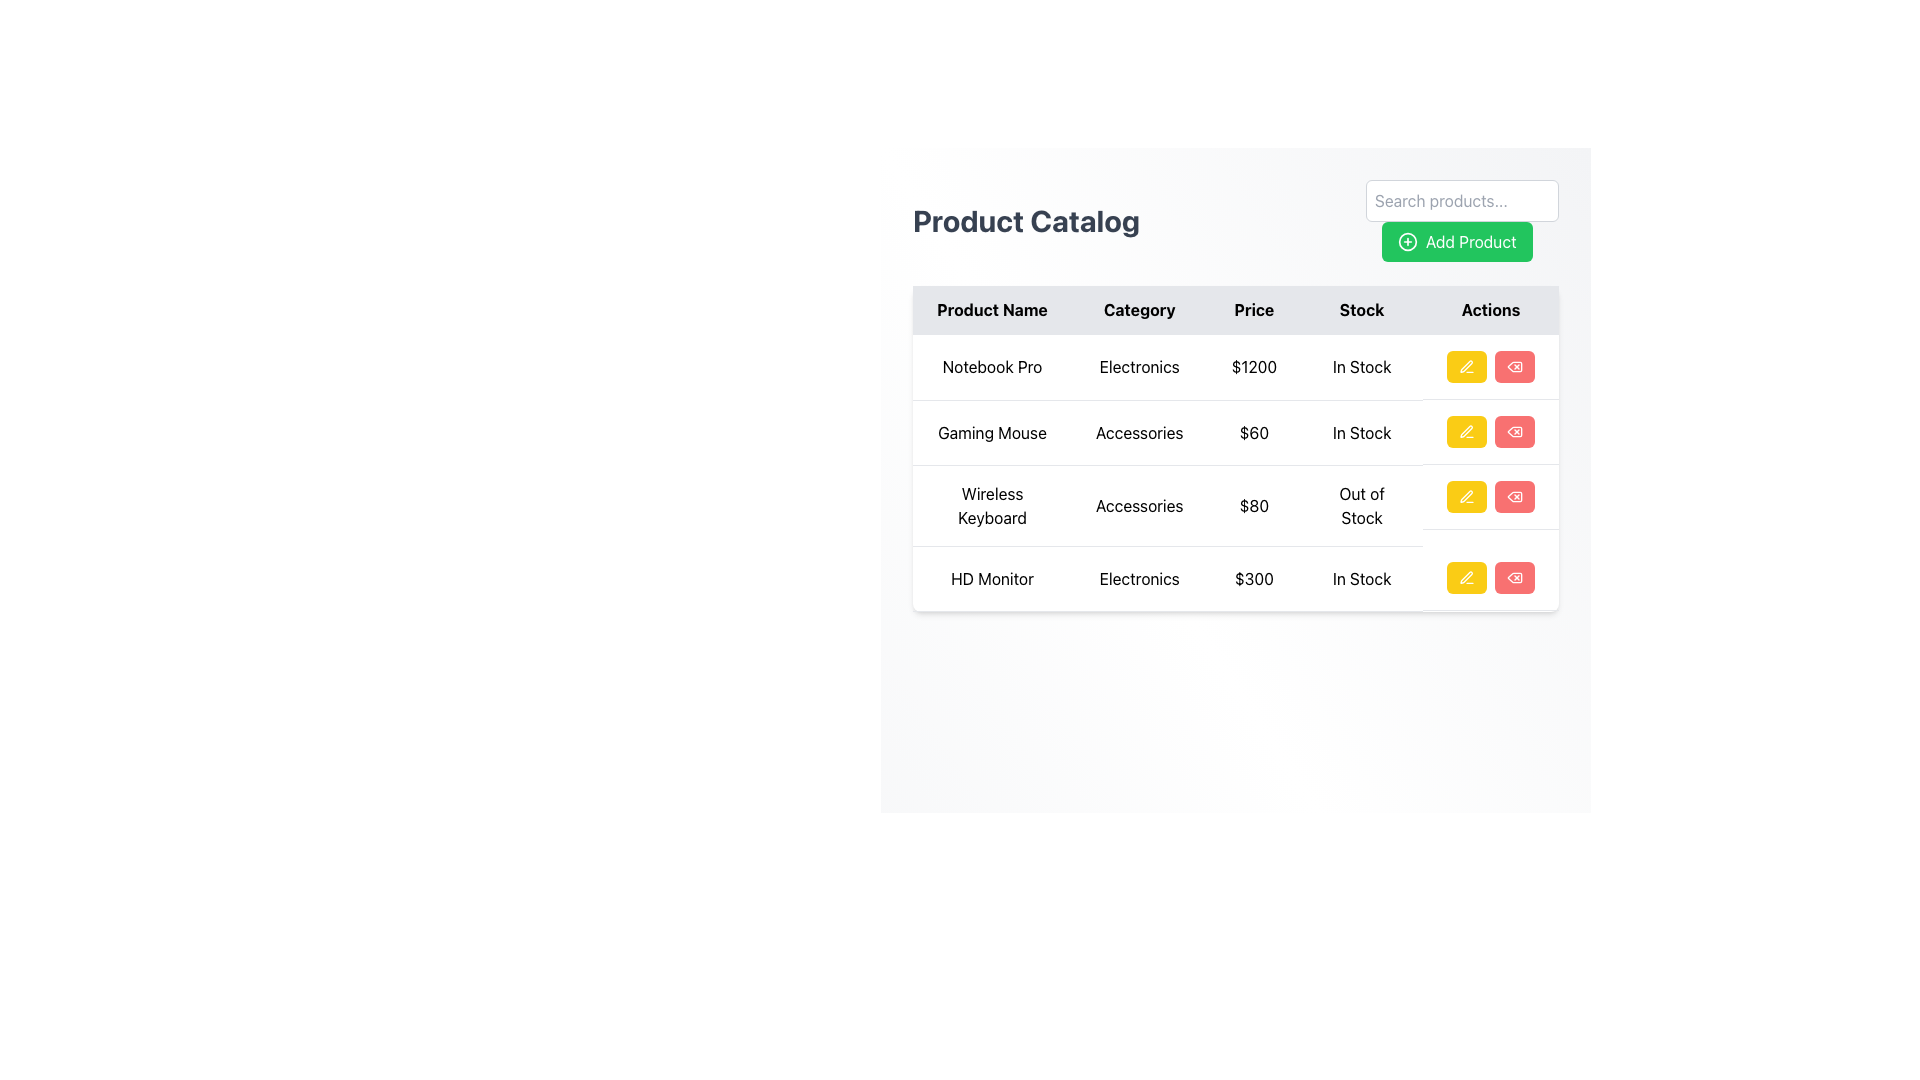 The height and width of the screenshot is (1080, 1920). Describe the element at coordinates (1361, 431) in the screenshot. I see `the Text Label that indicates the stock availability status for the 'Gaming Mouse' in the fourth column of the second row in the table` at that location.